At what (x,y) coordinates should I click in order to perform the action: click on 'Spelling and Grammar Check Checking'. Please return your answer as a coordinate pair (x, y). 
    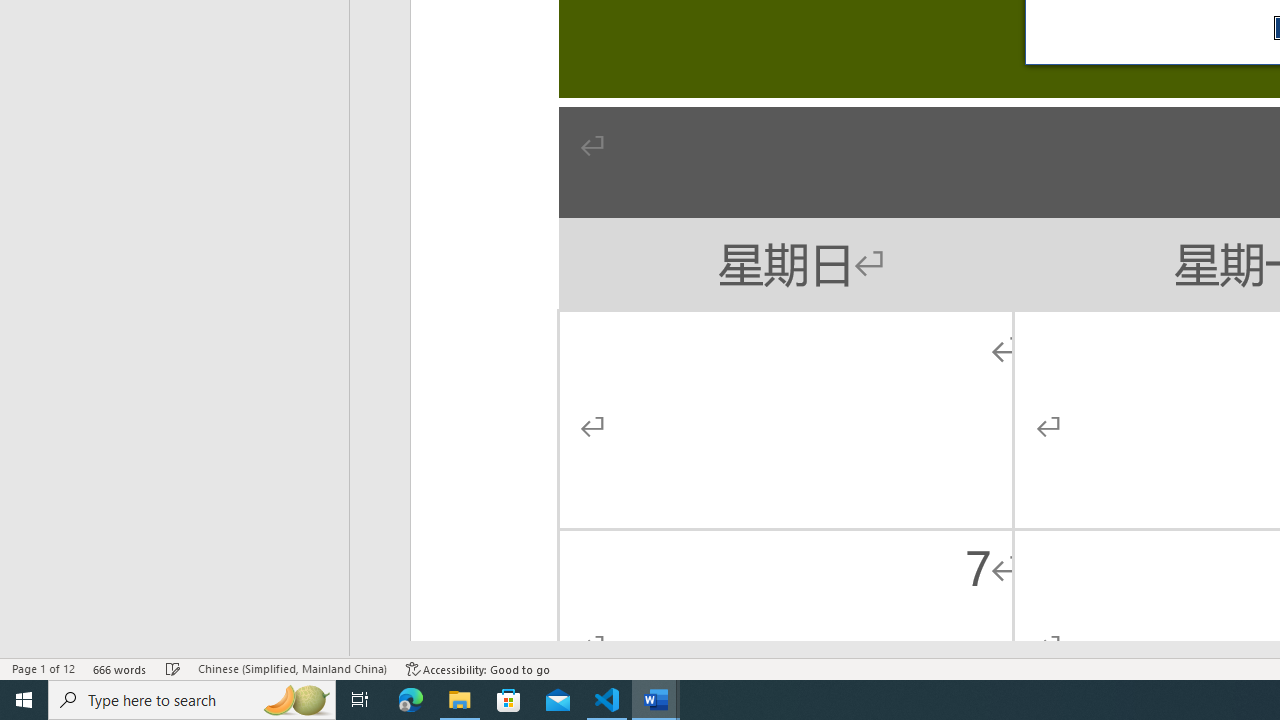
    Looking at the image, I should click on (173, 669).